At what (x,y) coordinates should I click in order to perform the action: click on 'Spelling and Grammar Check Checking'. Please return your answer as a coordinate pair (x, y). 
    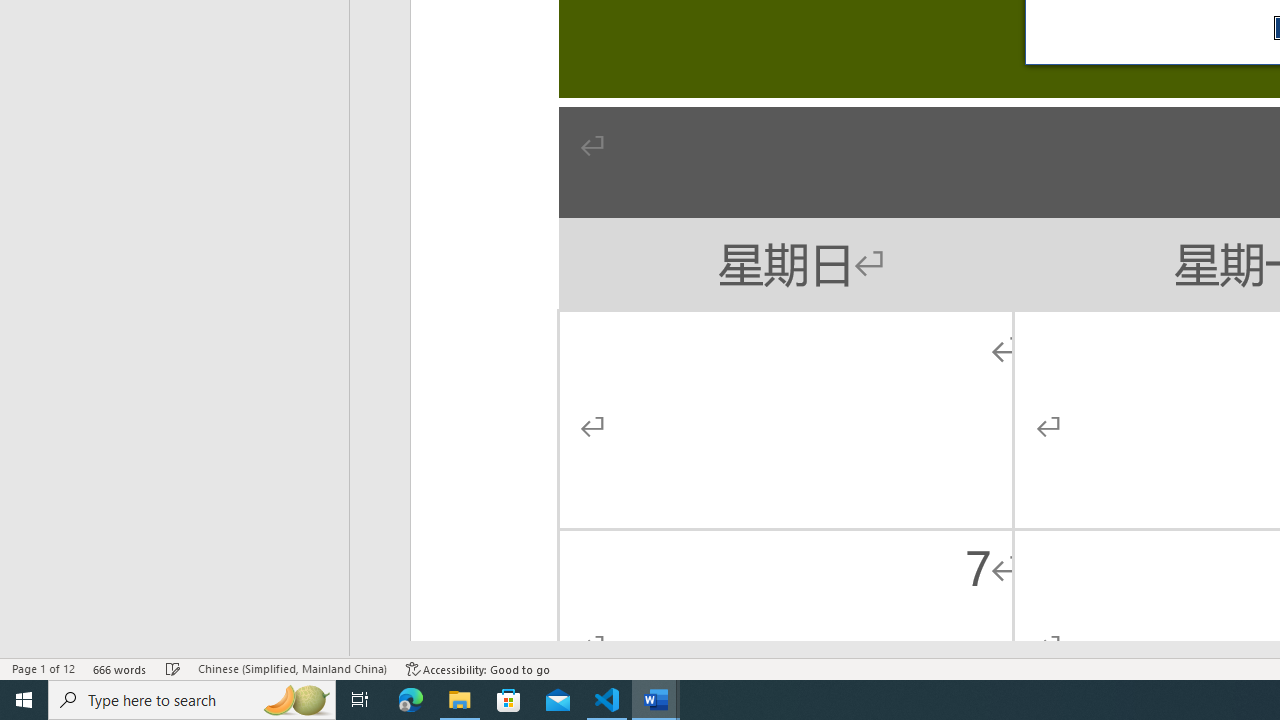
    Looking at the image, I should click on (173, 669).